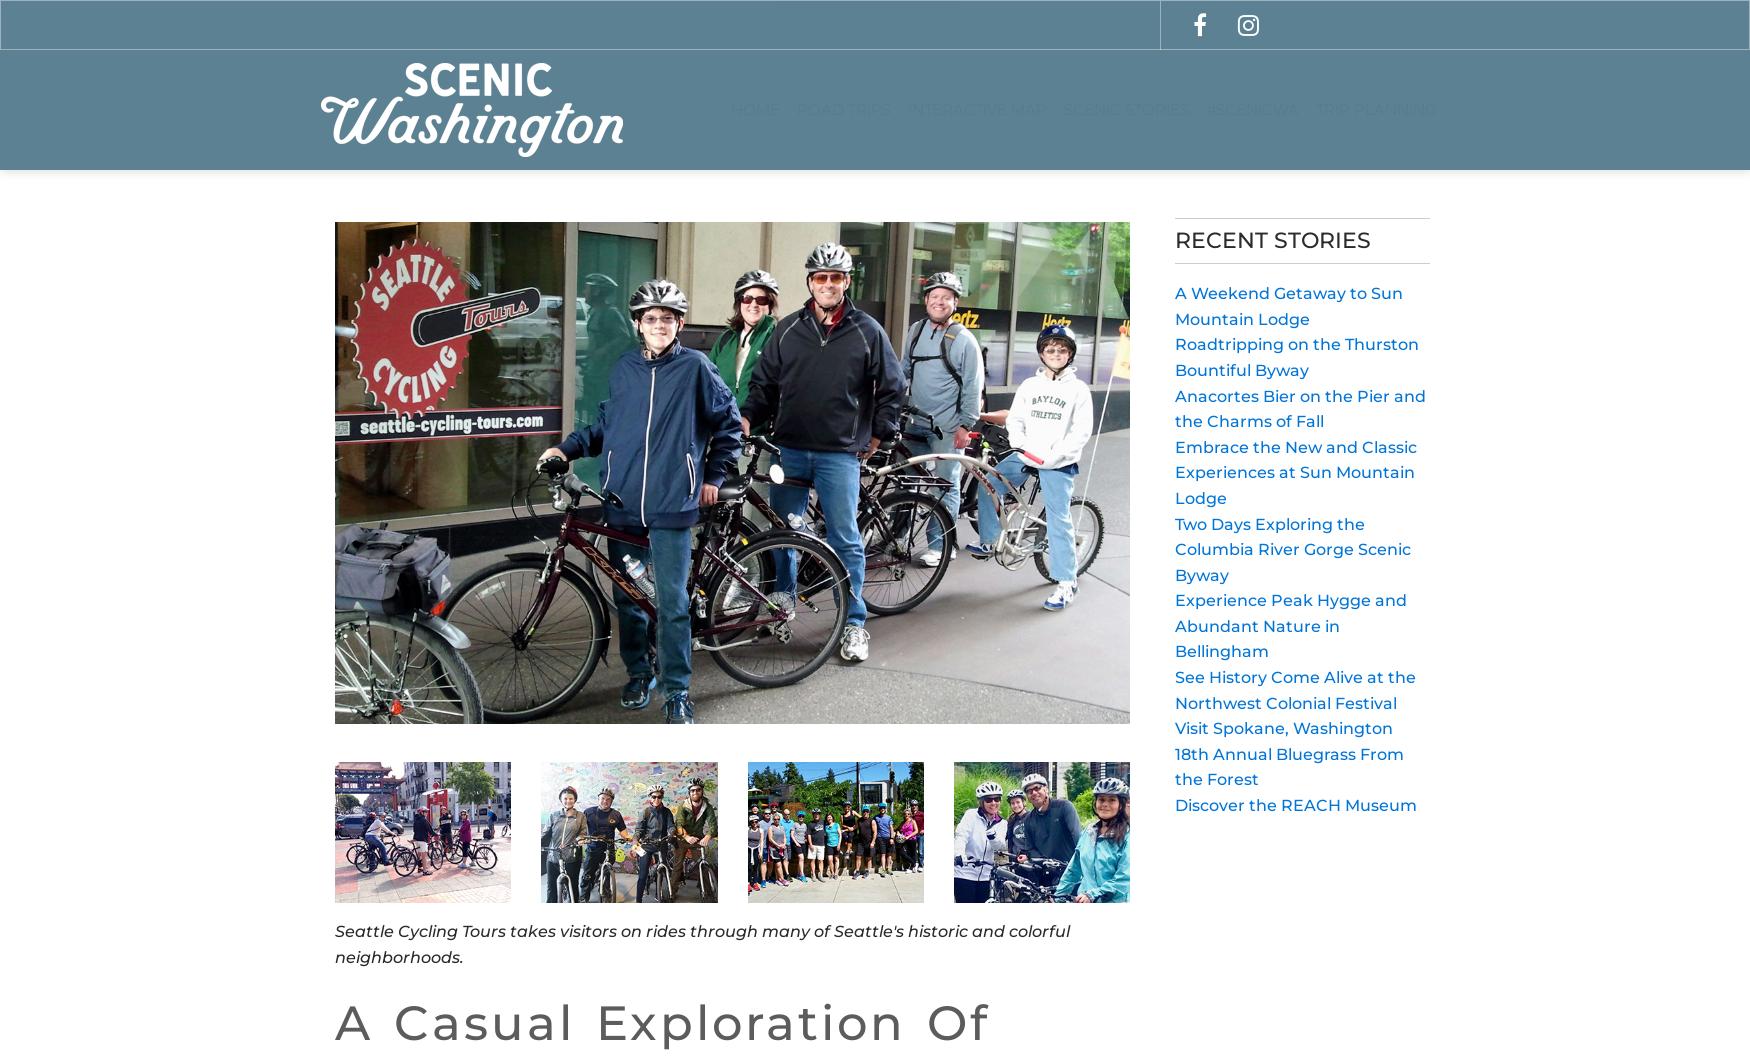 Image resolution: width=1750 pixels, height=1059 pixels. I want to click on 'Seattle Cycling Tours takes visitors on rides through many of Seattle's historic and colorful neighborhoods.', so click(702, 943).